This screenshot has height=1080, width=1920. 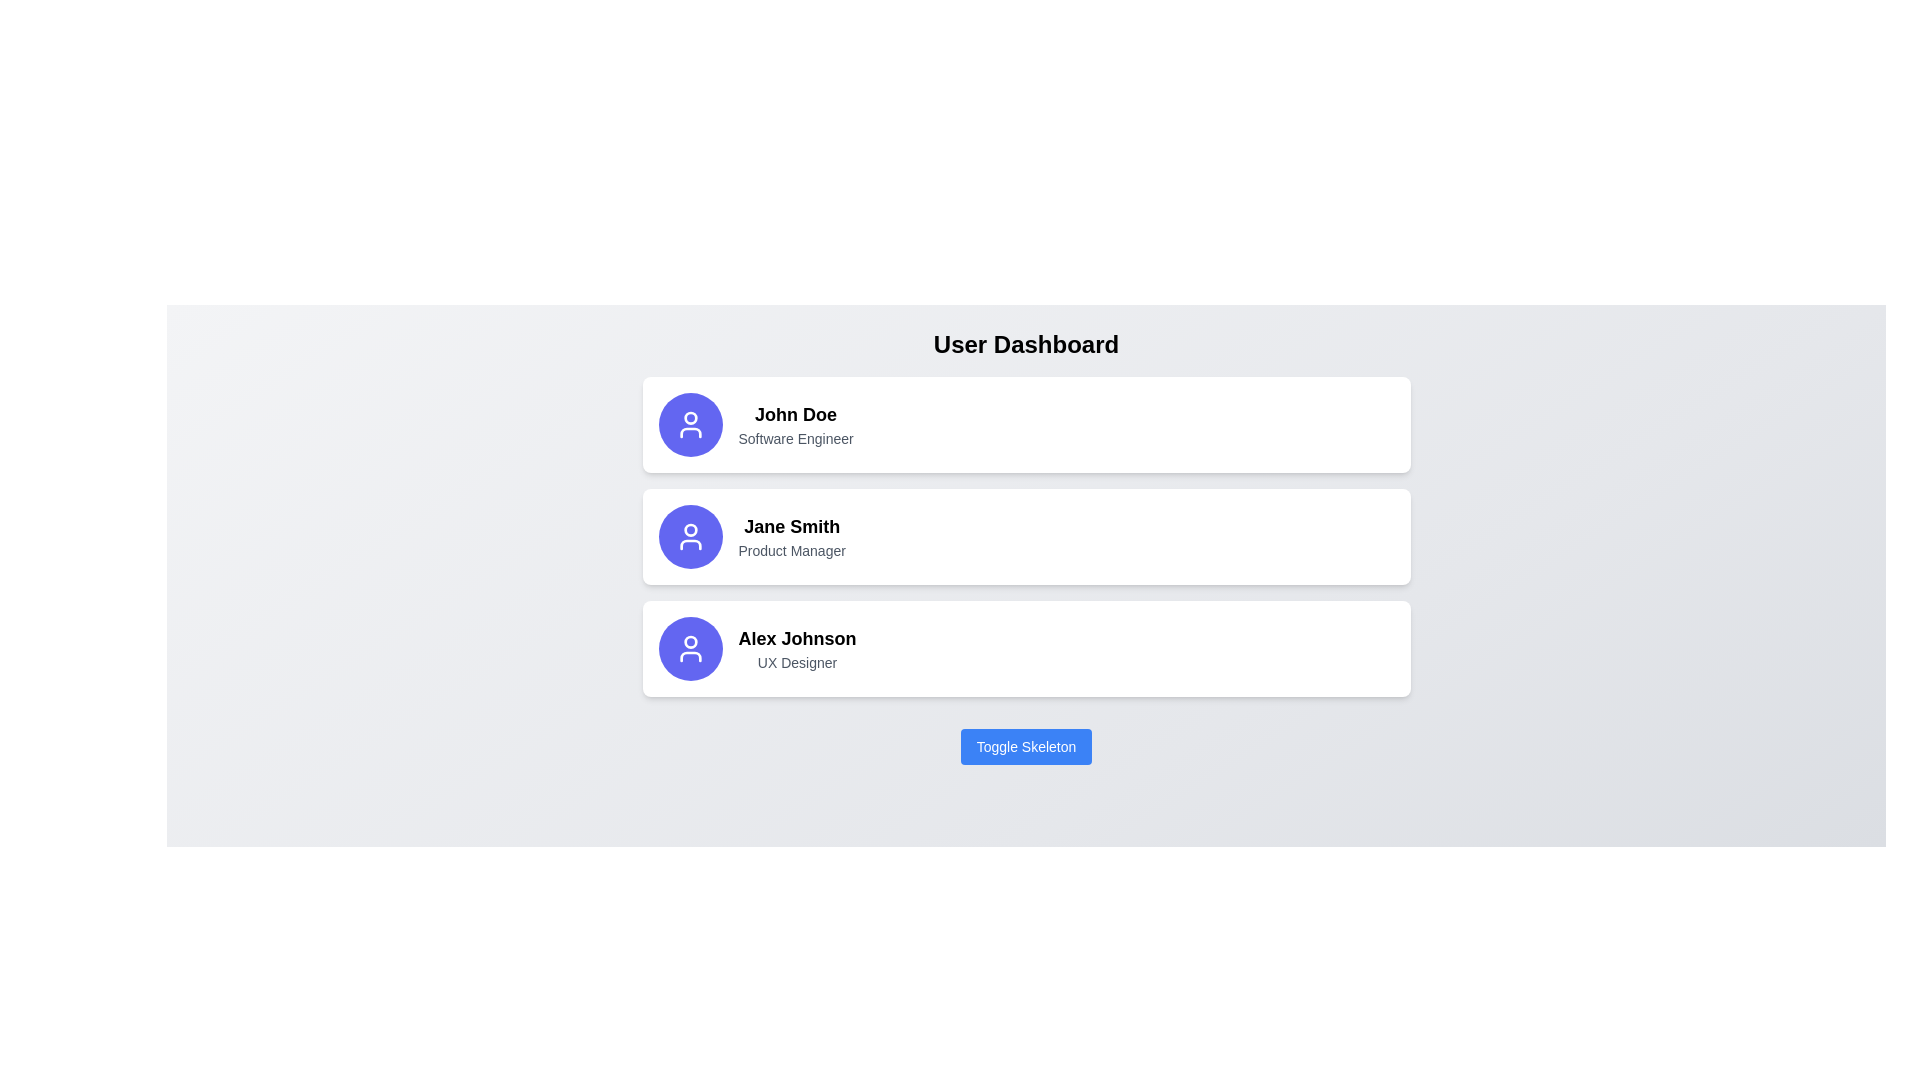 What do you see at coordinates (1026, 747) in the screenshot?
I see `the 'Toggle Skeleton' button, which is a rectangular button with rounded corners, blue background, and white text, located below the list of user profiles` at bounding box center [1026, 747].